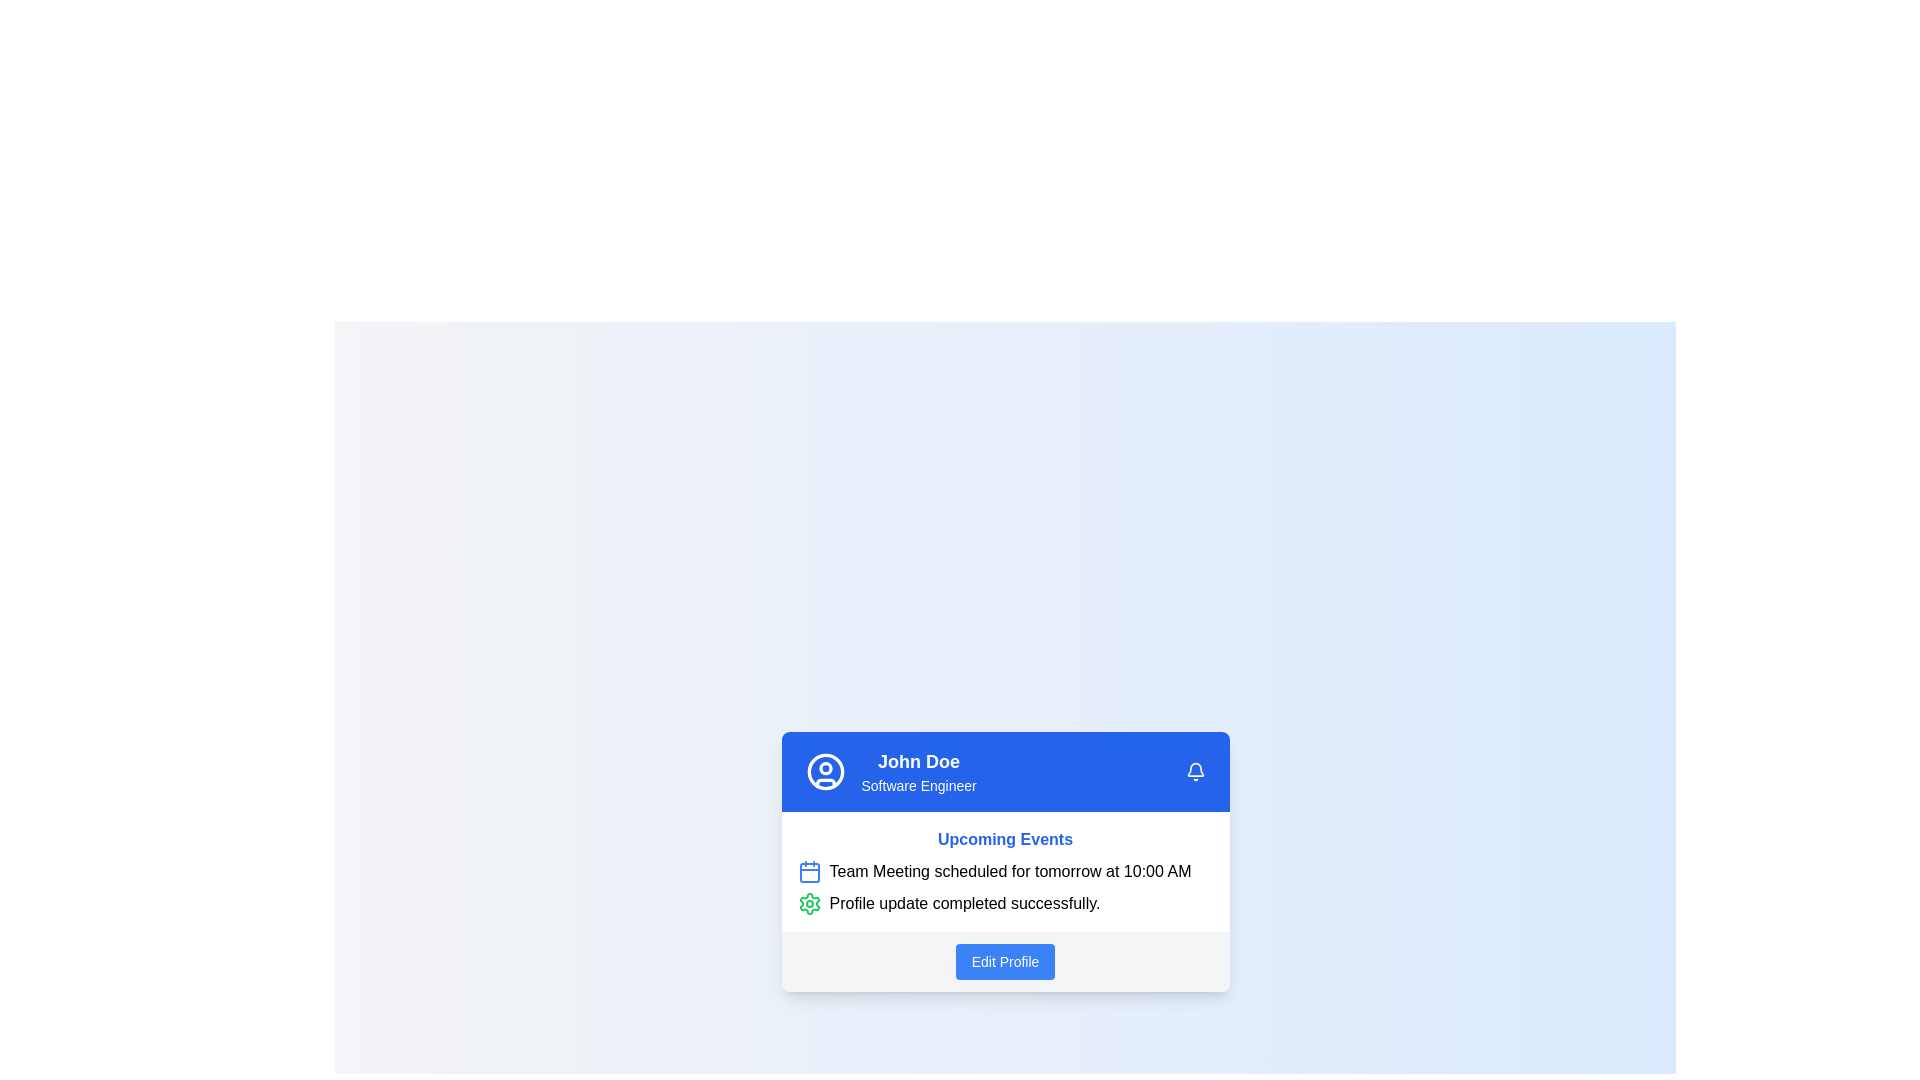 The image size is (1920, 1080). Describe the element at coordinates (1005, 870) in the screenshot. I see `the Informational panel that displays information about upcoming events and recent updates, located beneath the profile header and above the 'Edit Profile' button` at that location.